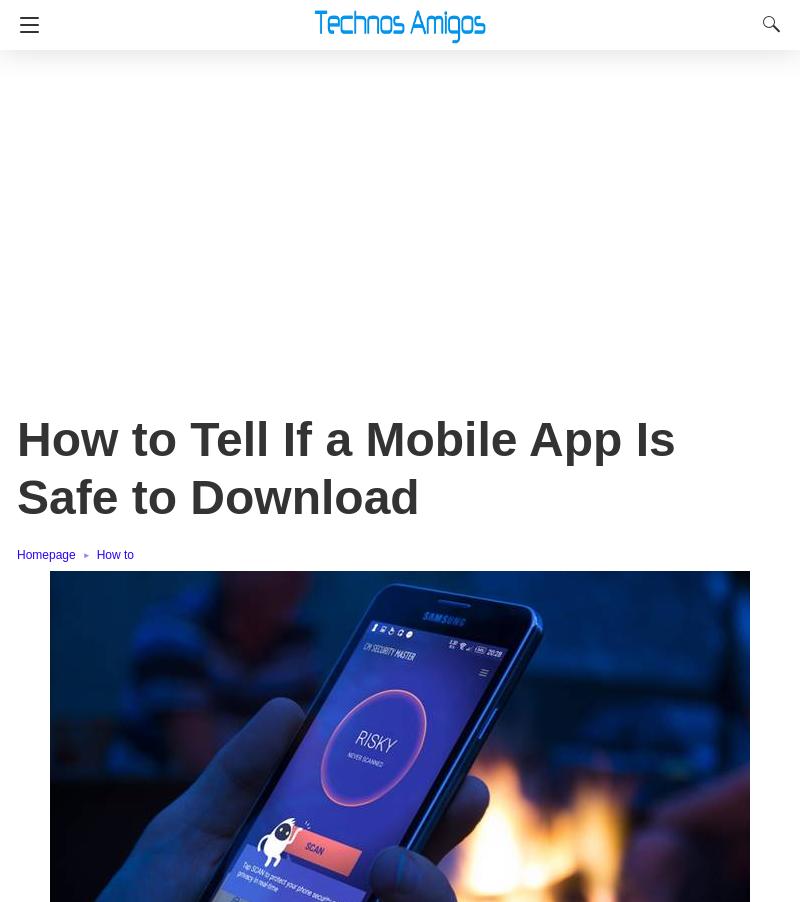 This screenshot has width=800, height=902. What do you see at coordinates (397, 750) in the screenshot?
I see `'One of the easiest and most basic ways for you to have a good judgment that an app is safe is to check the number of downloads. The more users who download an app, the more popular it is, and the more reliable it becomes.'` at bounding box center [397, 750].